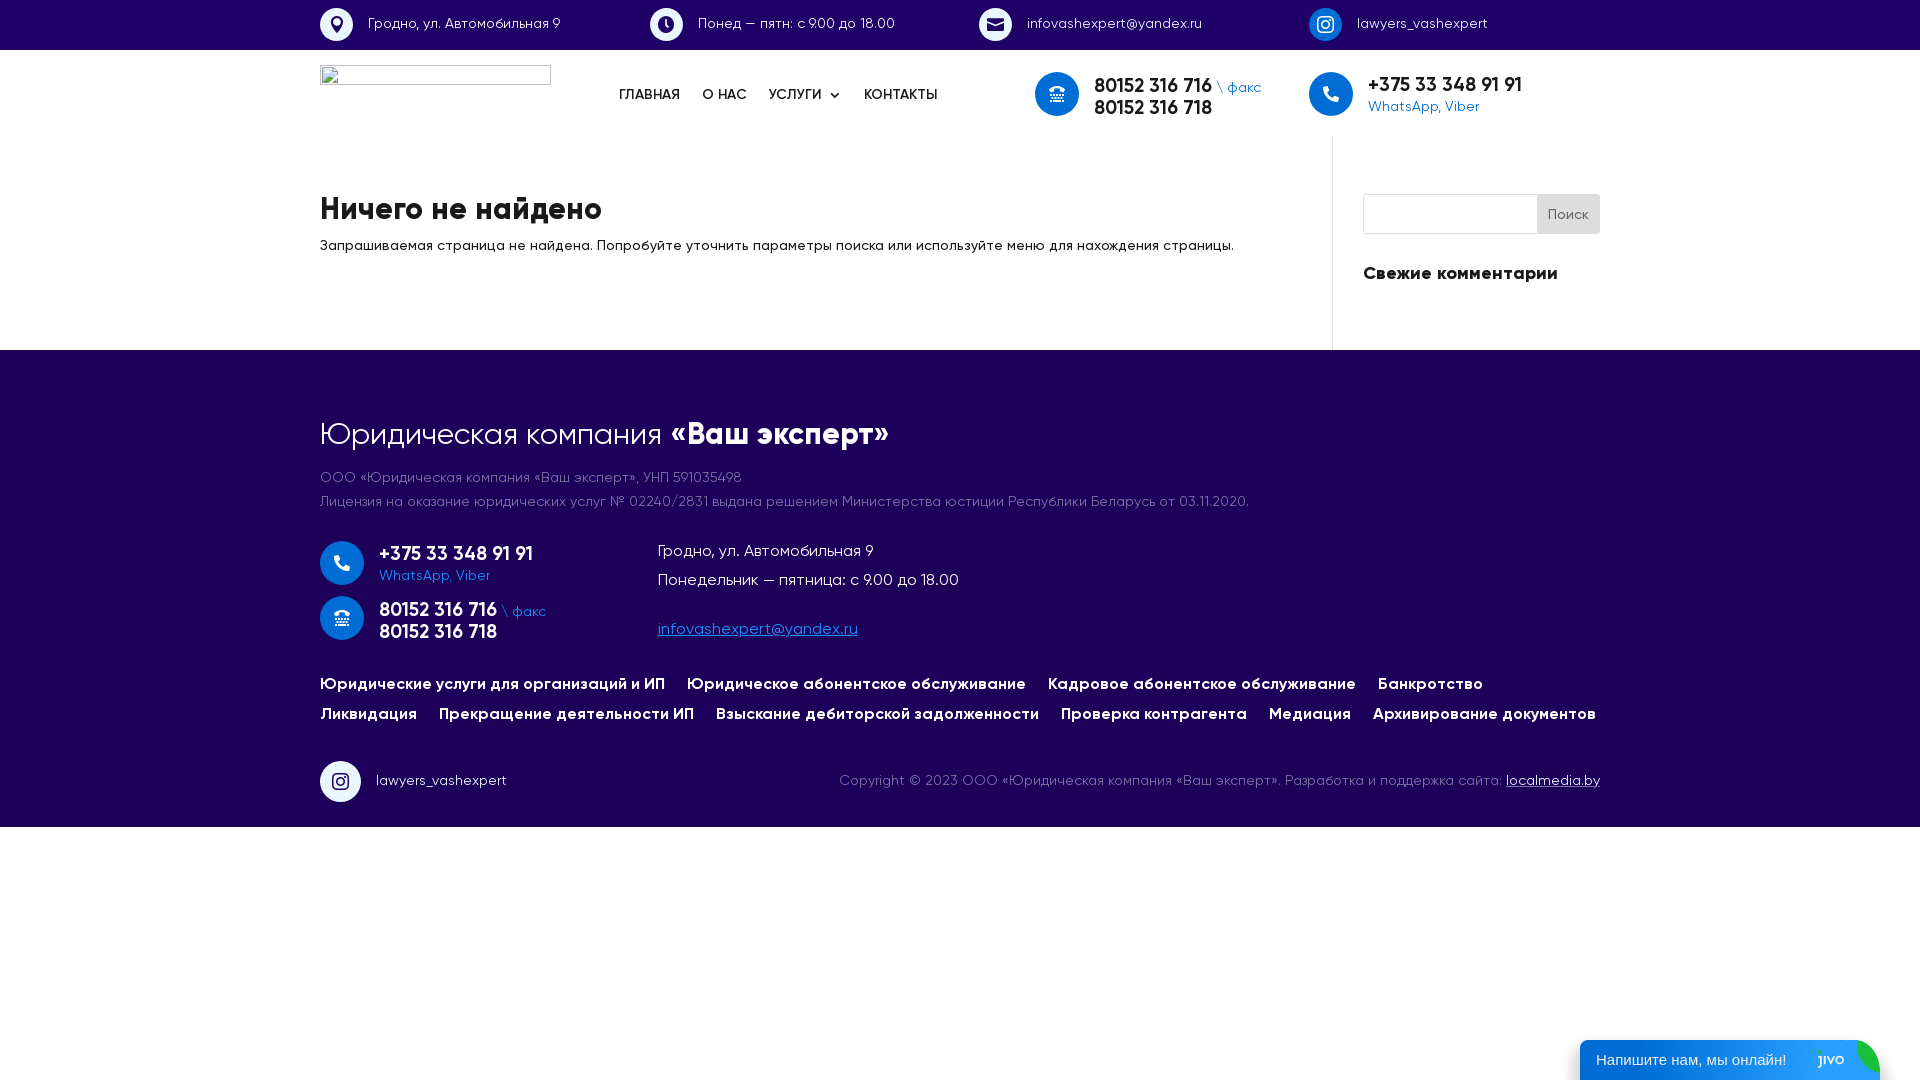 The height and width of the screenshot is (1080, 1920). I want to click on 'WhatsApp', so click(412, 574).